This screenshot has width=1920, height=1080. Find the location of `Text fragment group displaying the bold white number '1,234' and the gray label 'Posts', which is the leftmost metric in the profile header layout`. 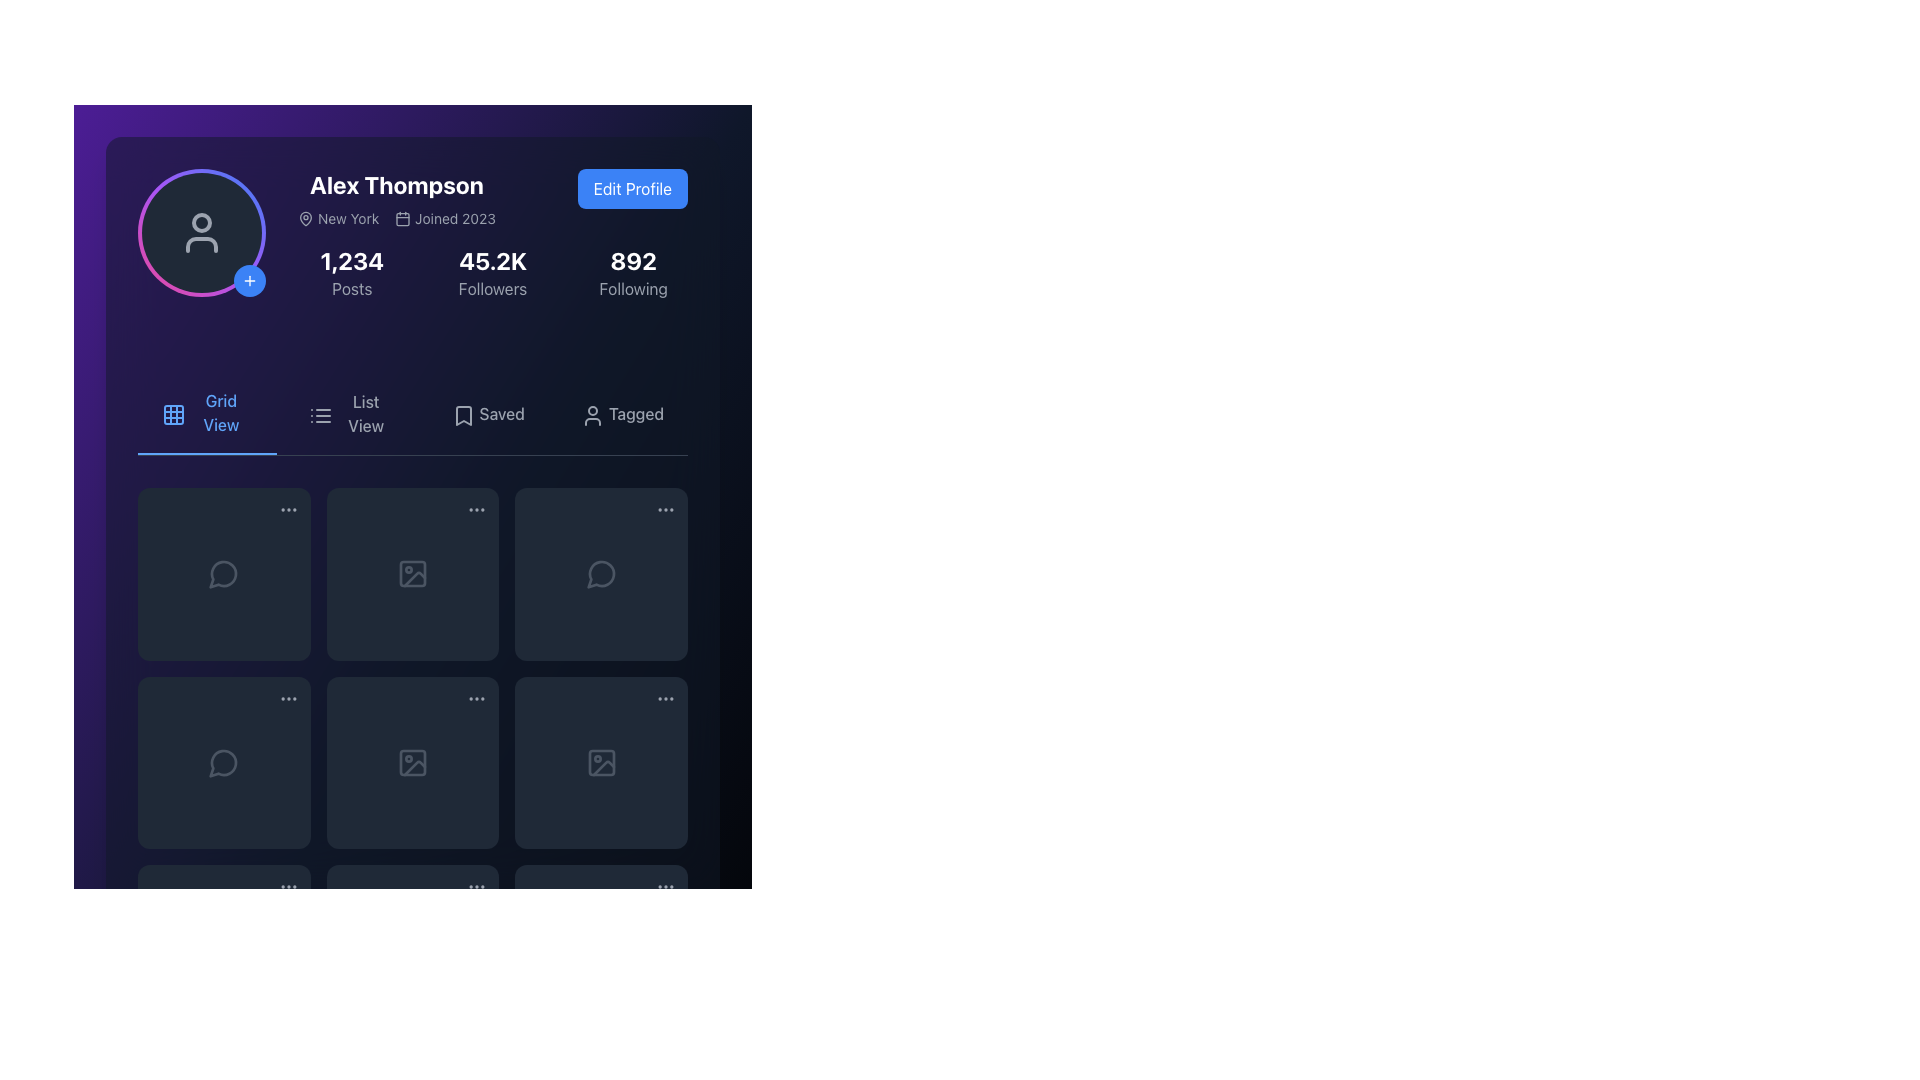

Text fragment group displaying the bold white number '1,234' and the gray label 'Posts', which is the leftmost metric in the profile header layout is located at coordinates (352, 273).